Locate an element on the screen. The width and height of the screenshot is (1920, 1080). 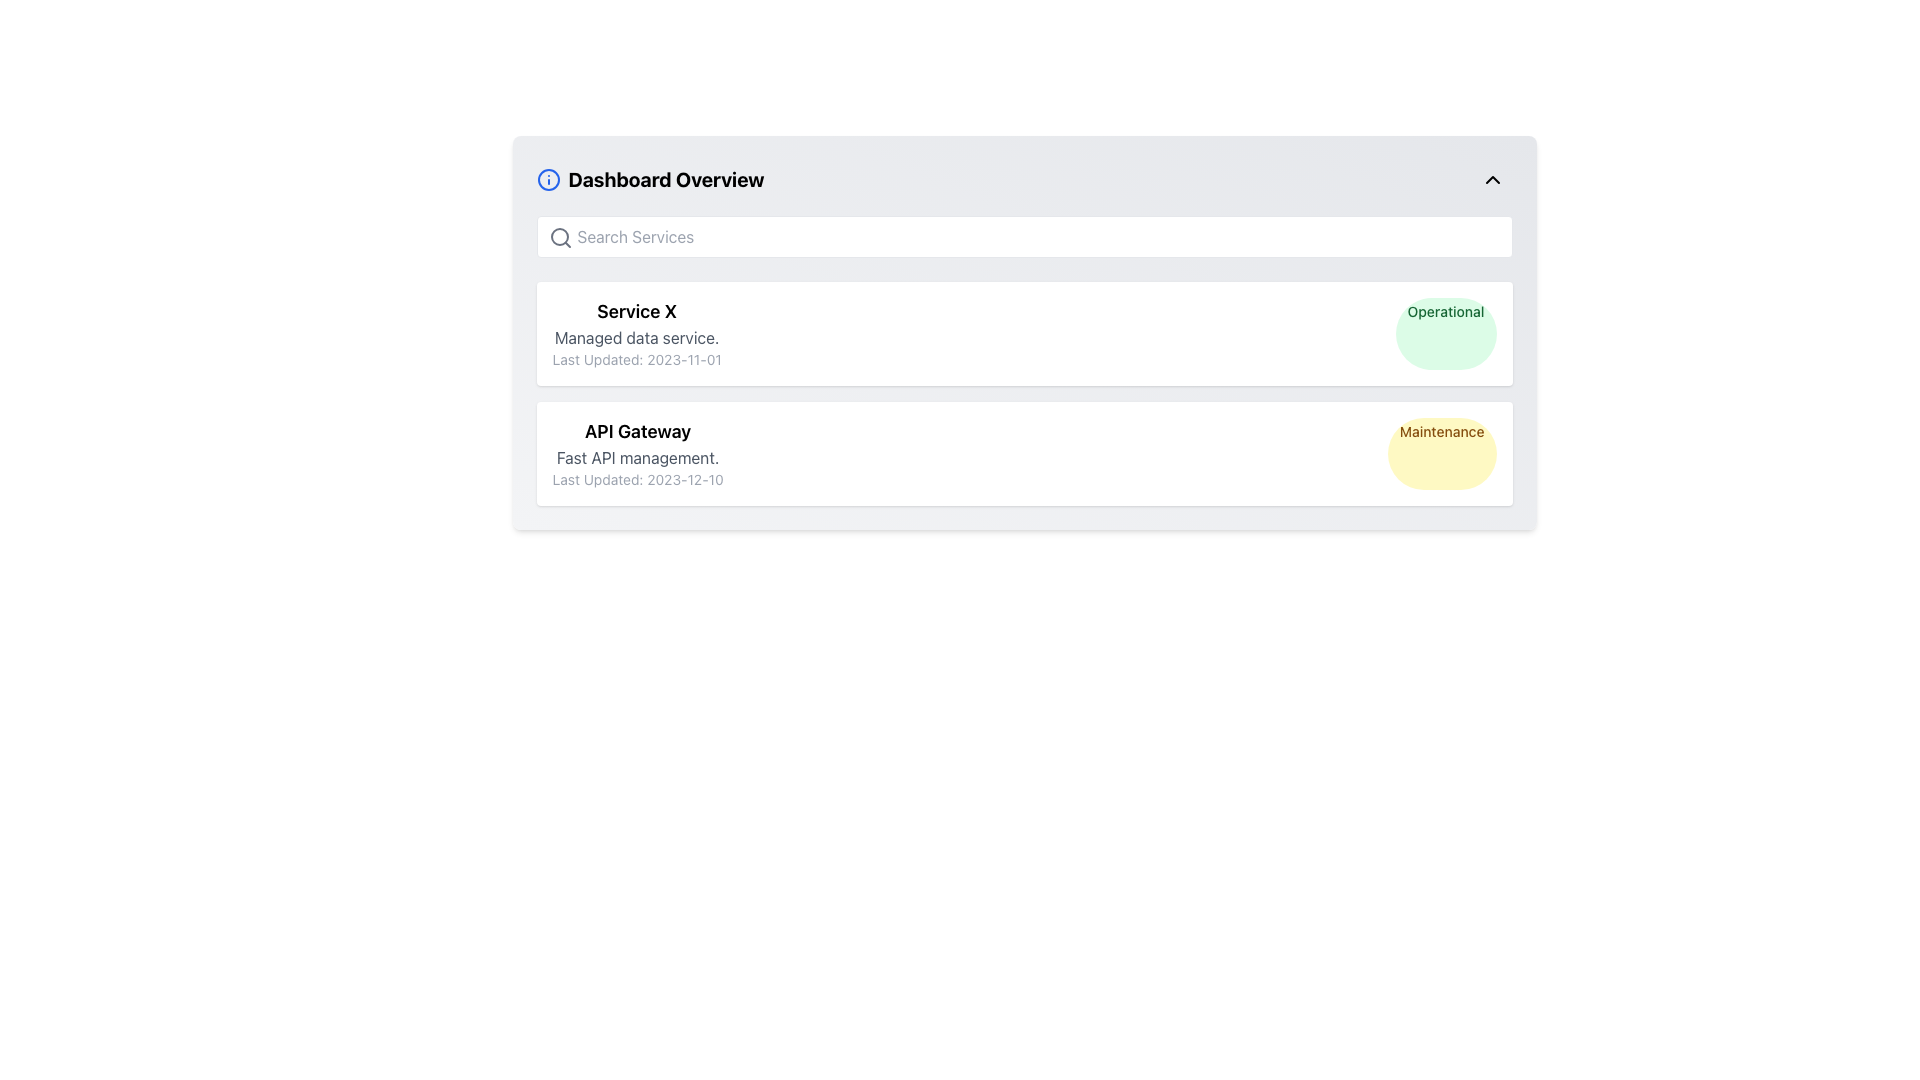
the 'Dashboard Overview' label that features a blue circle with an information icon and bold black text, located near the top-left corner of the interface is located at coordinates (650, 180).